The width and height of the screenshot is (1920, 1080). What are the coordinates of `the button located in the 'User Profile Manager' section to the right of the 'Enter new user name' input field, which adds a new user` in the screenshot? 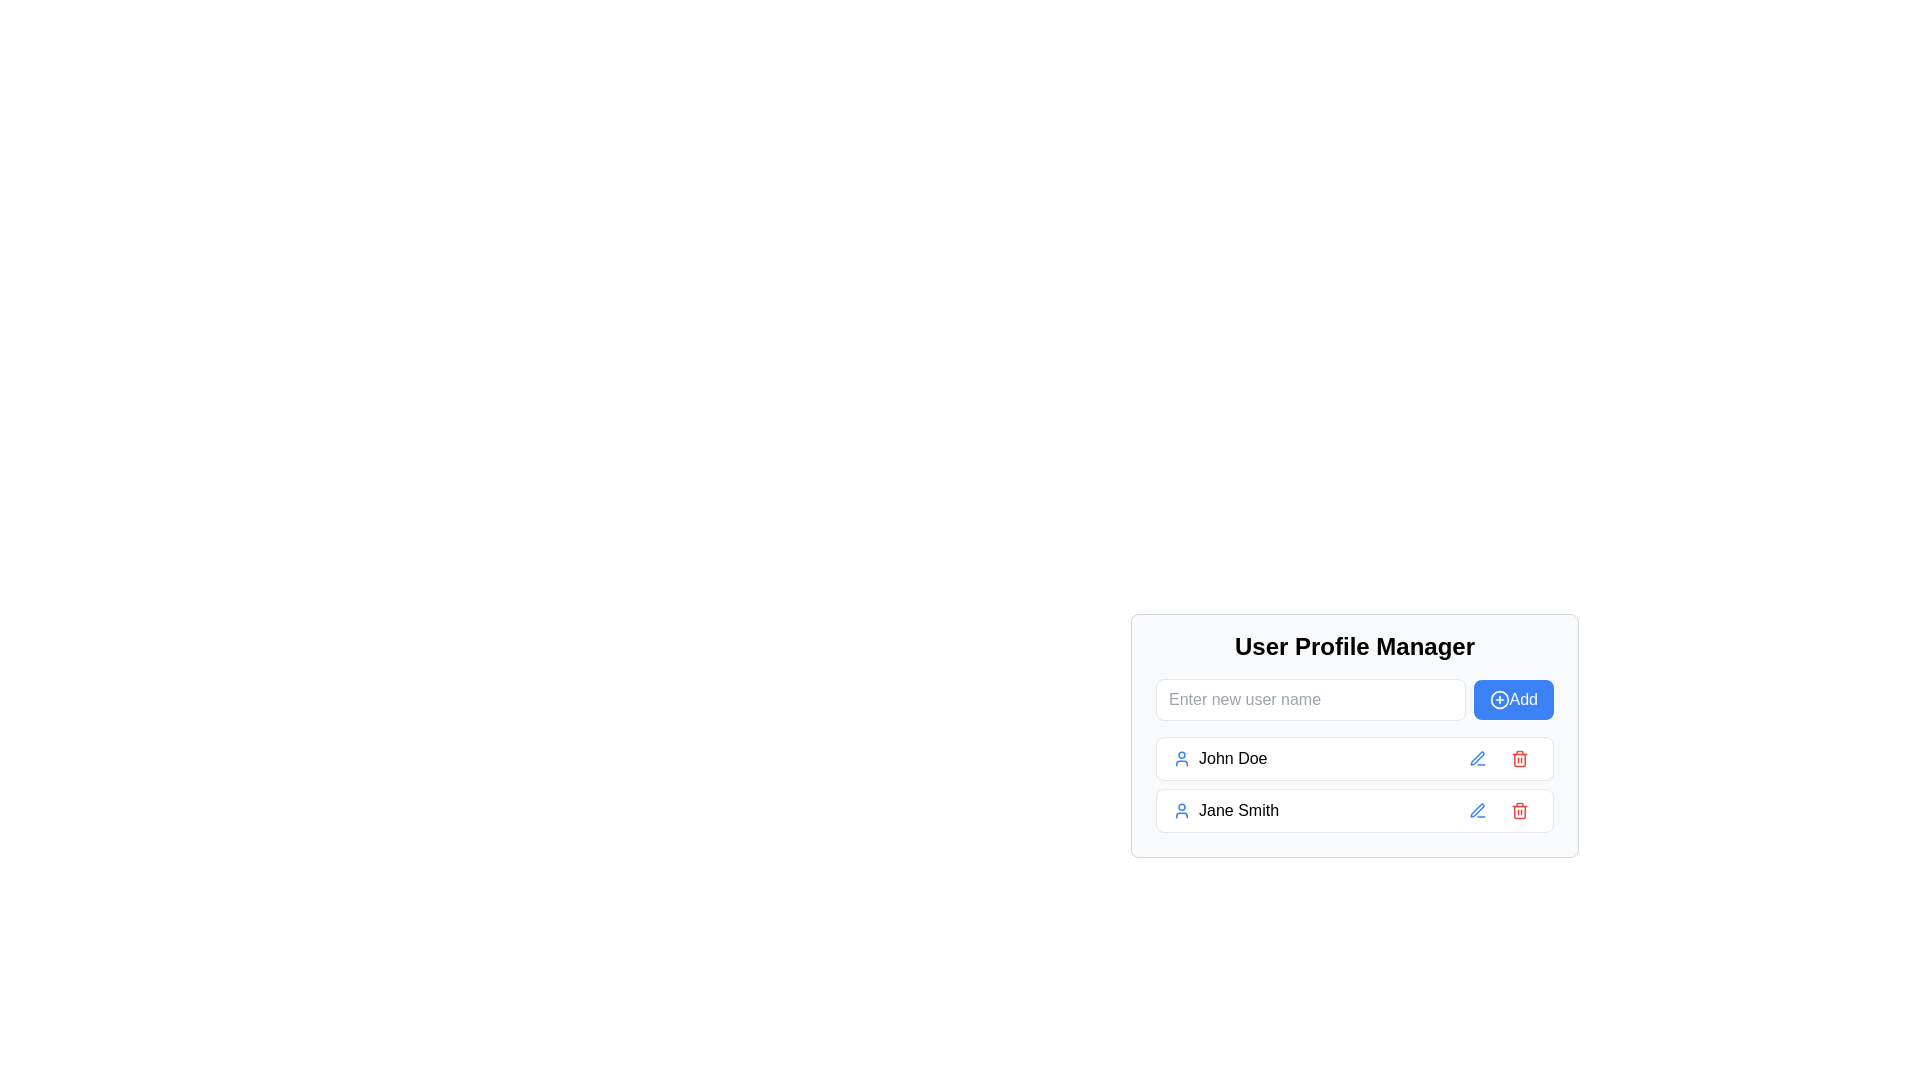 It's located at (1513, 698).